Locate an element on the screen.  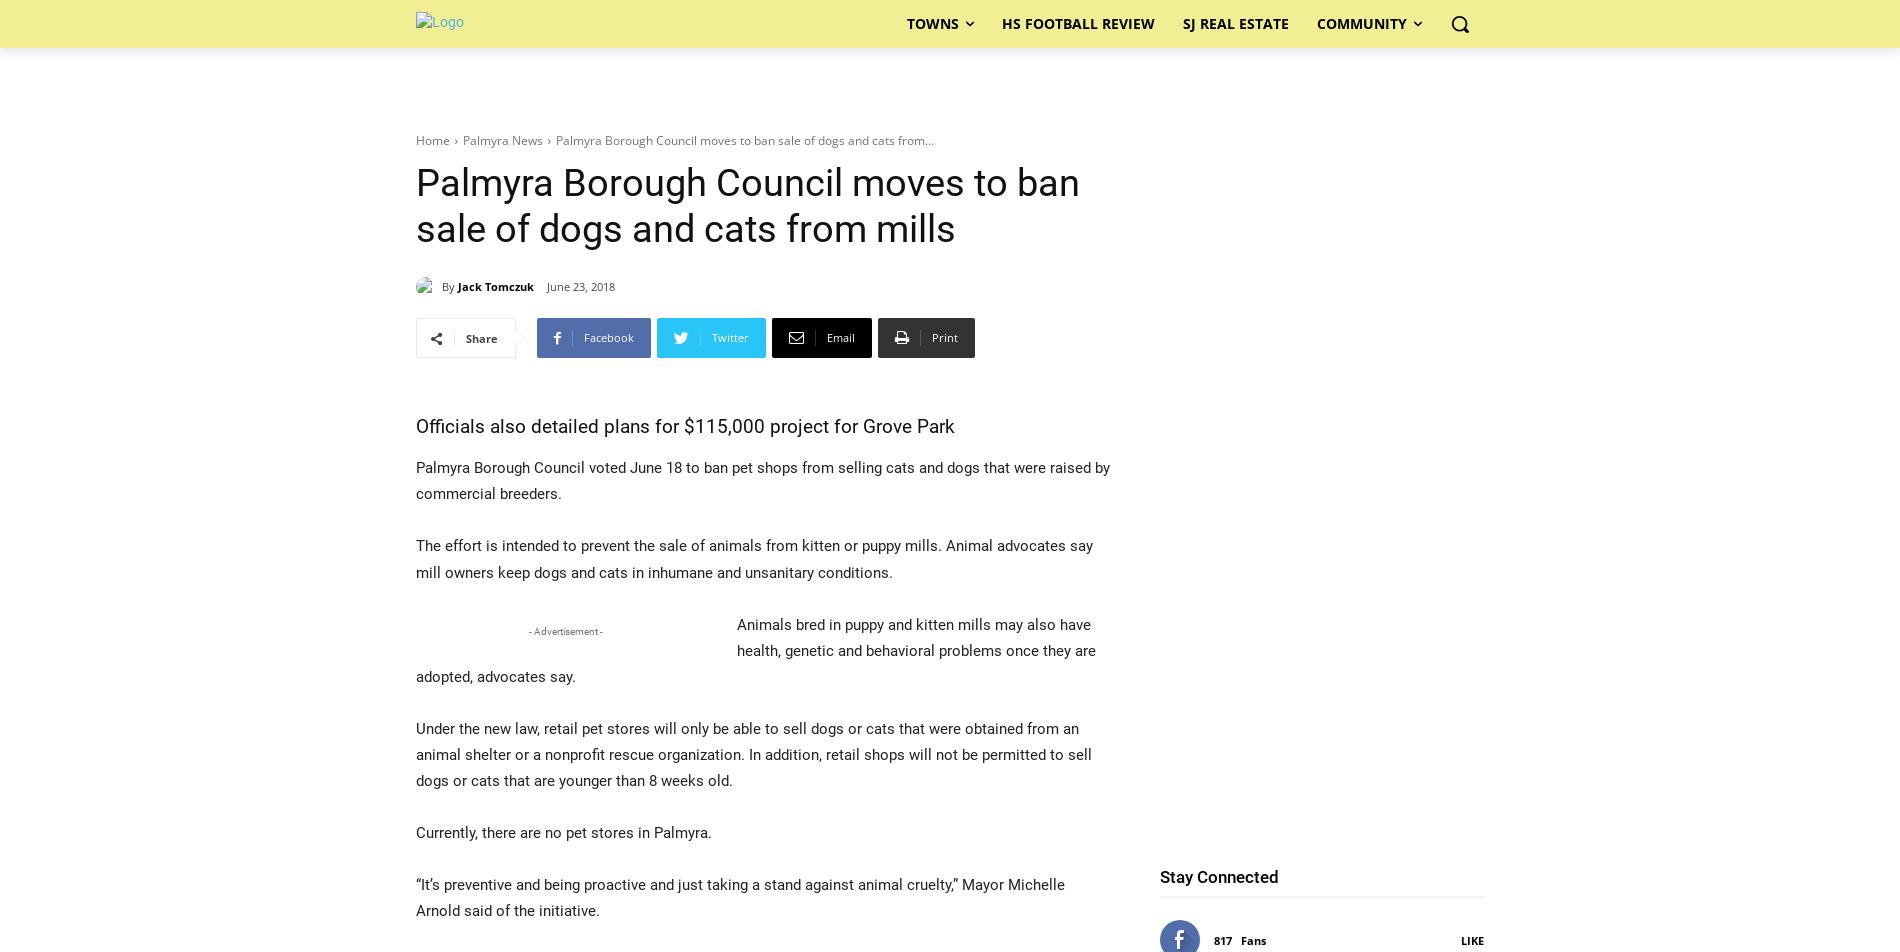
'Facebook' is located at coordinates (608, 337).